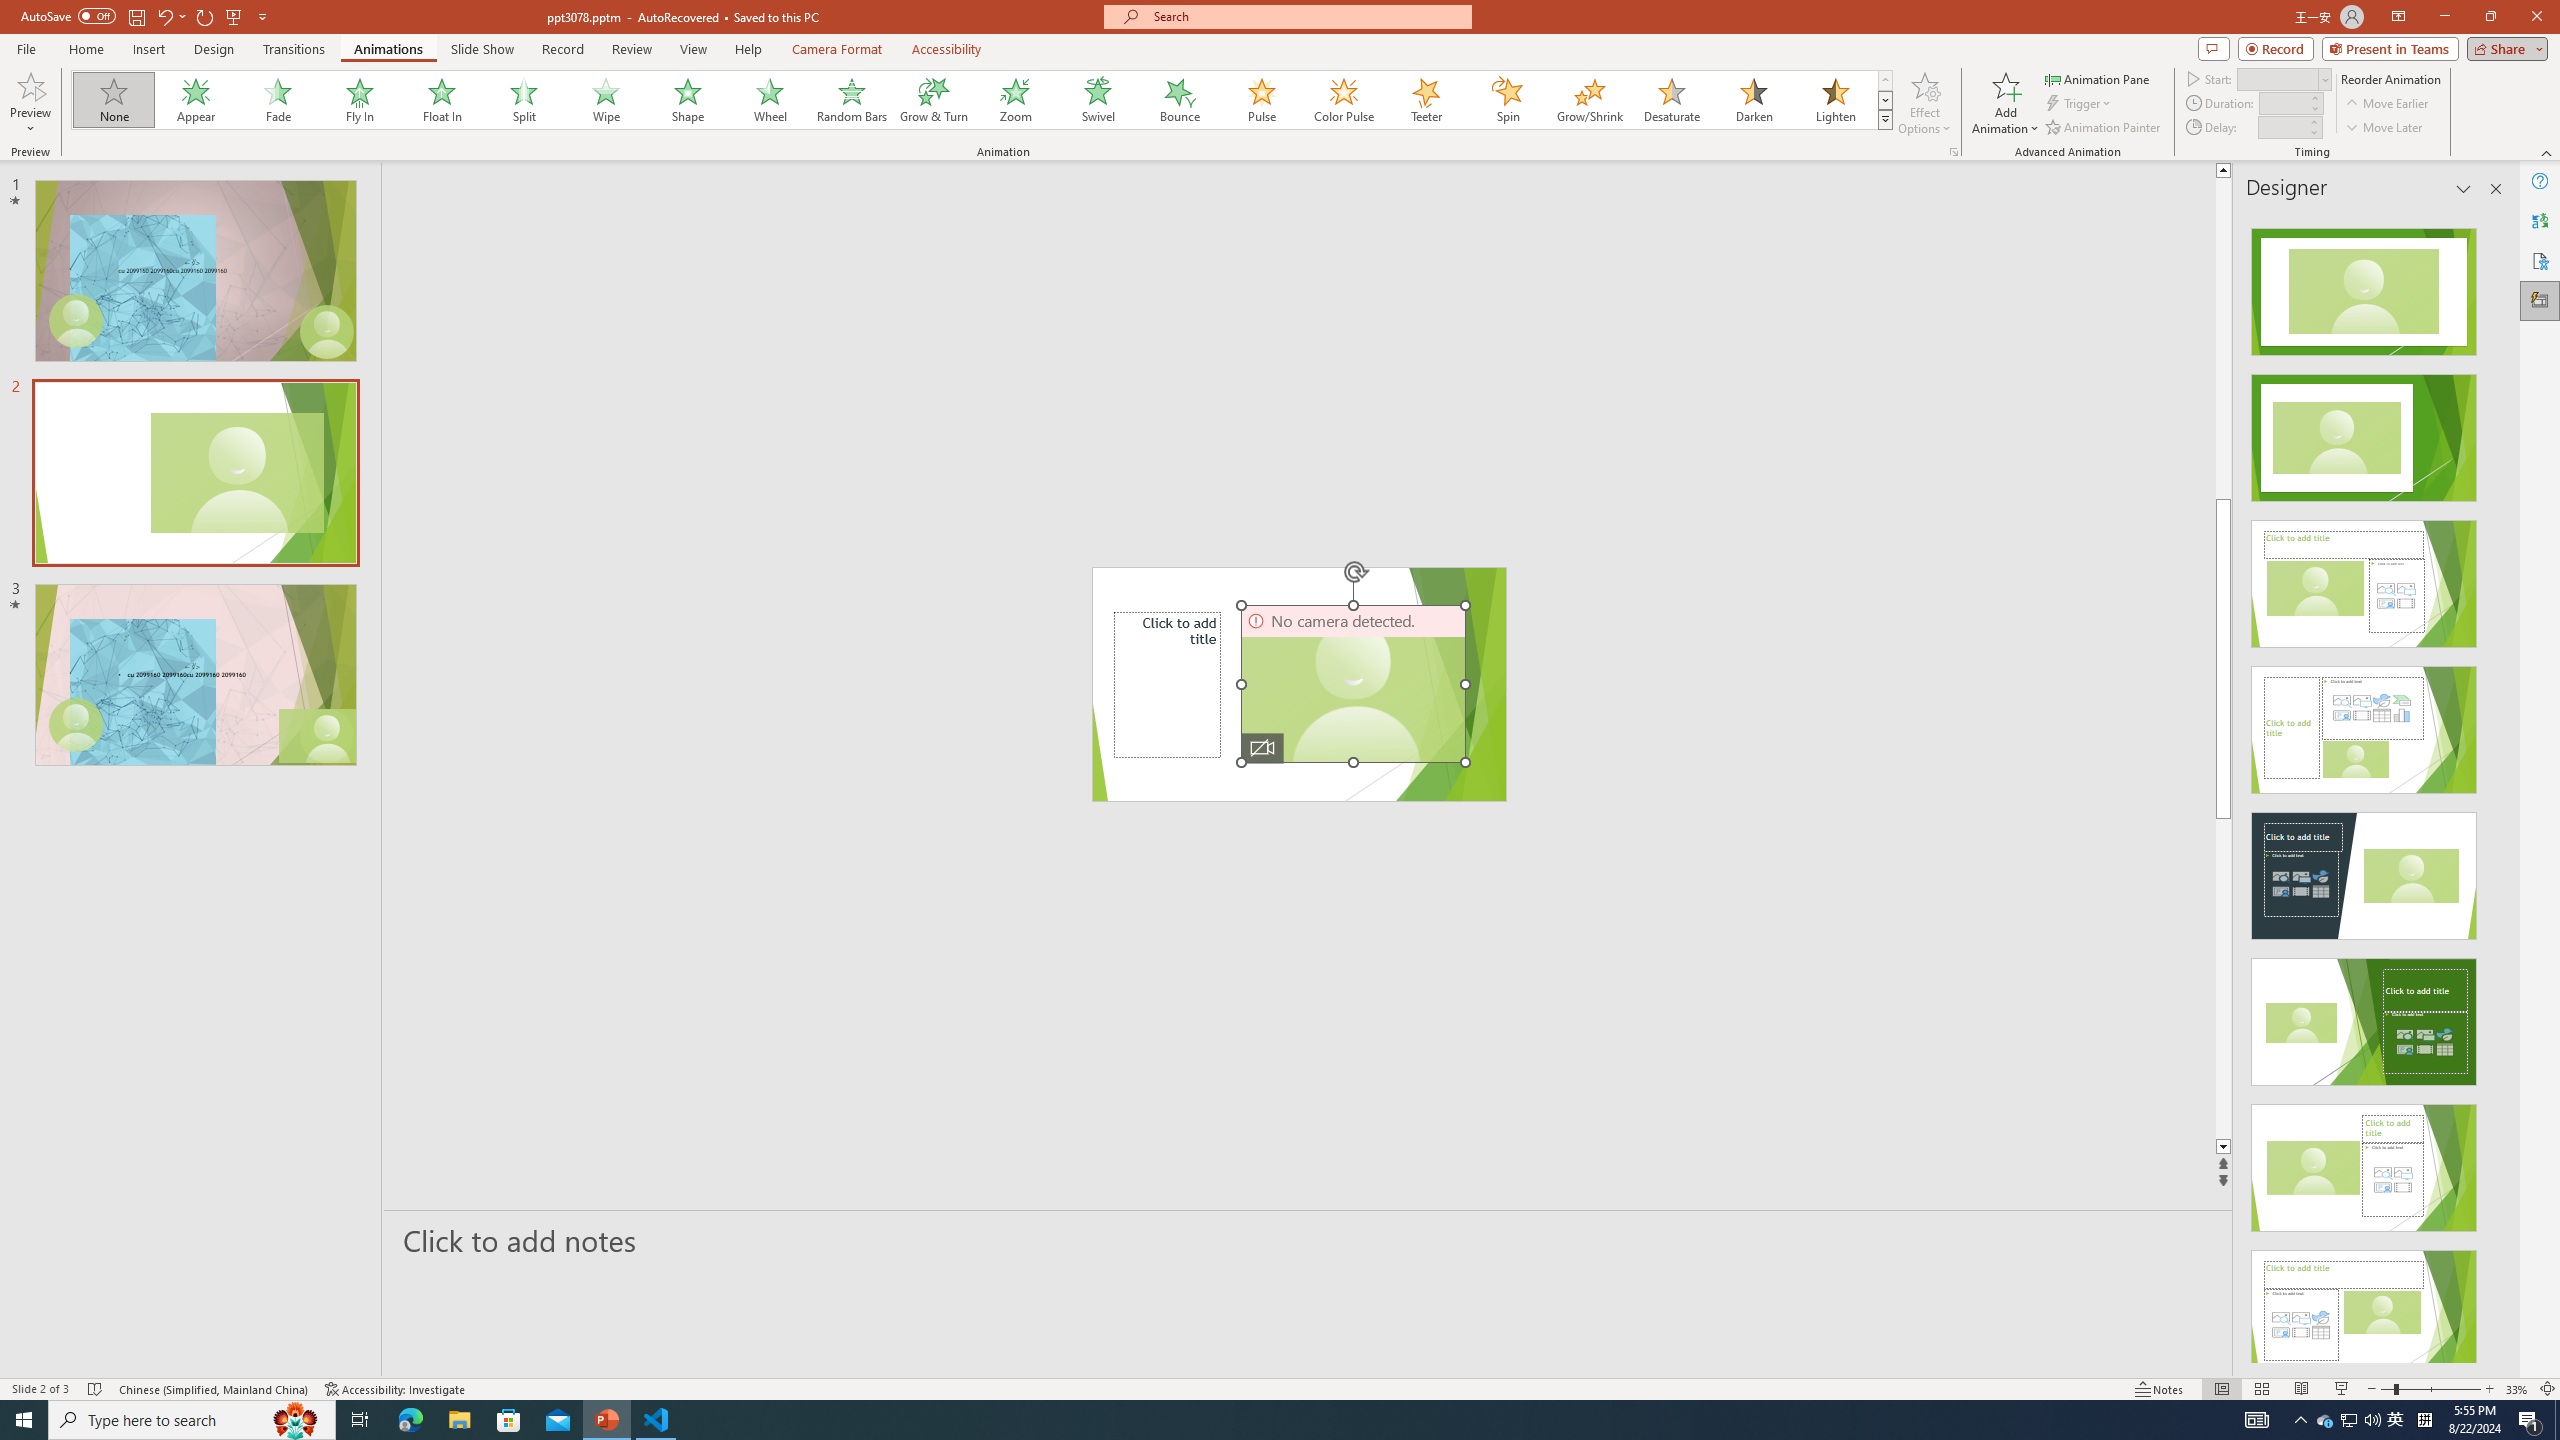 The width and height of the screenshot is (2560, 1440). What do you see at coordinates (2103, 127) in the screenshot?
I see `'Animation Painter'` at bounding box center [2103, 127].